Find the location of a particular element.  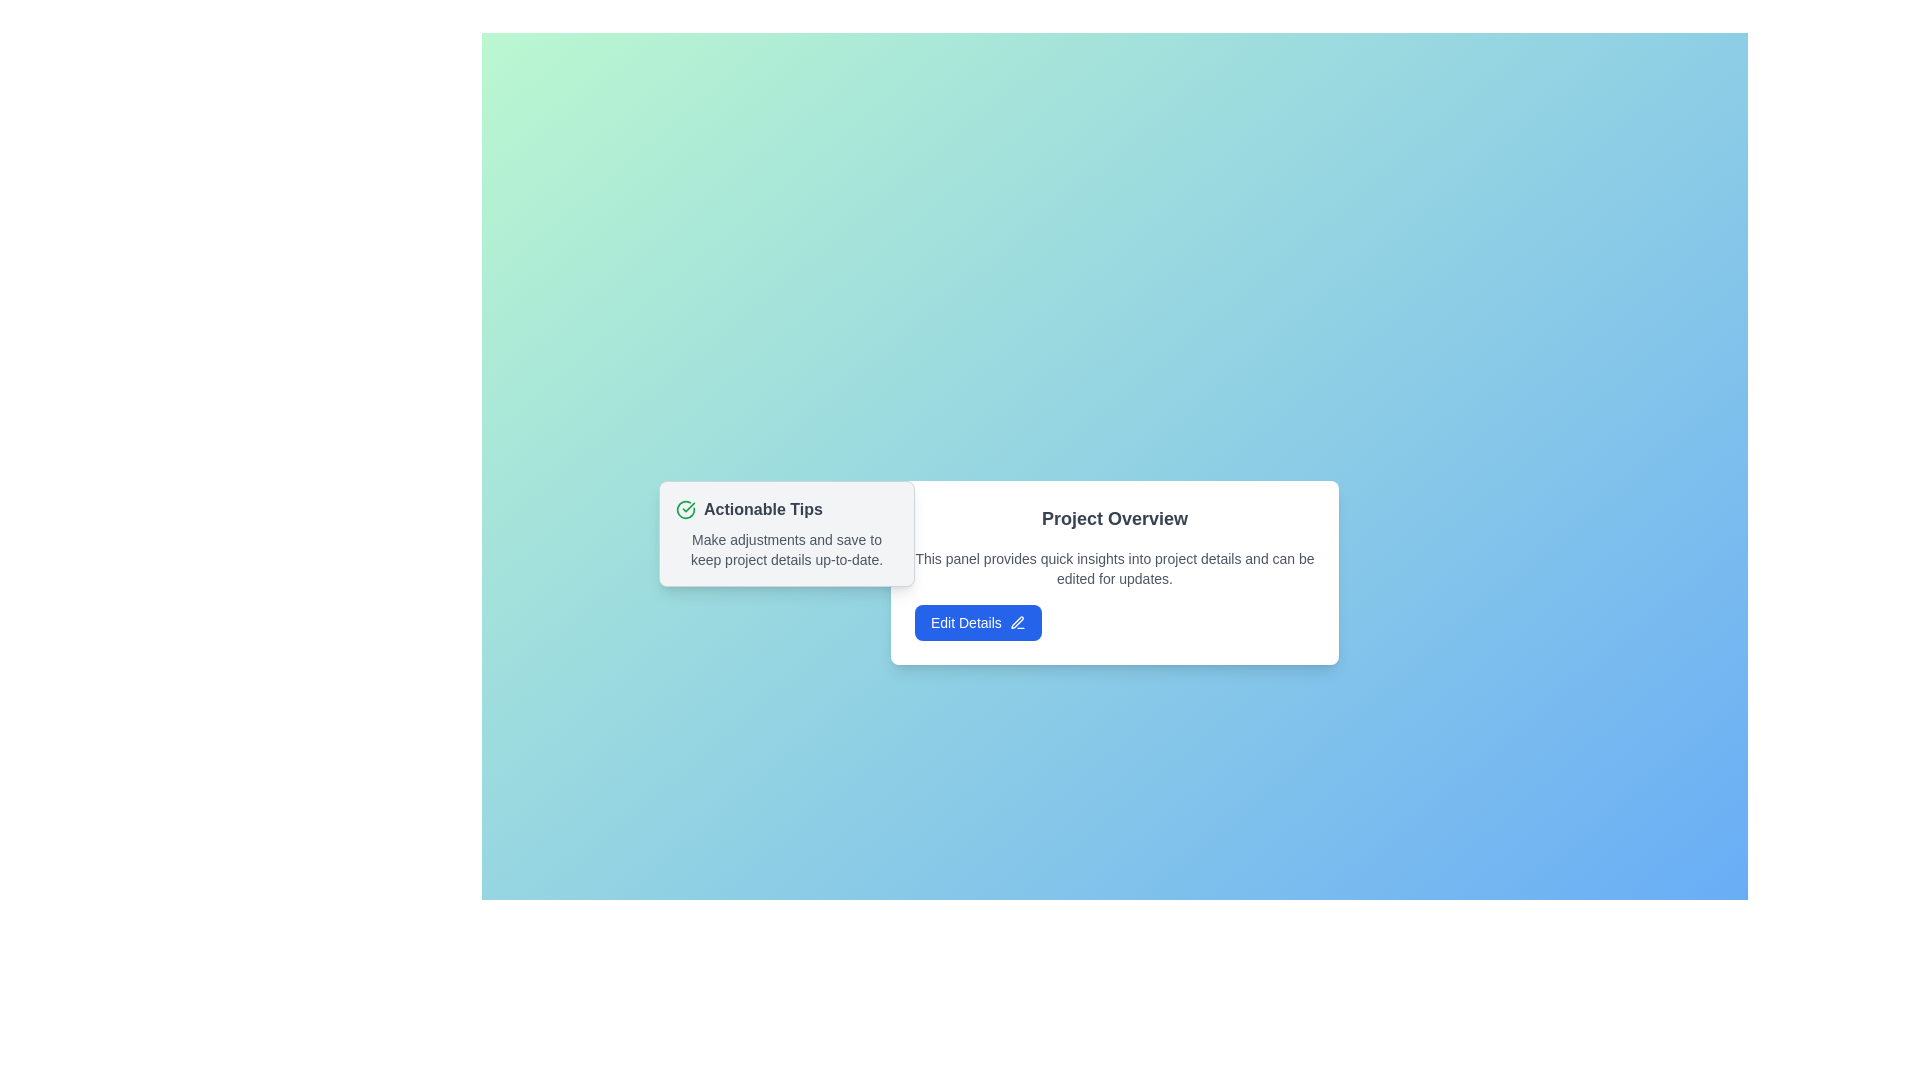

the 'Project Overview' text header, which is the title for the section and is located at the top of a white rectangular card with rounded corners is located at coordinates (1113, 518).